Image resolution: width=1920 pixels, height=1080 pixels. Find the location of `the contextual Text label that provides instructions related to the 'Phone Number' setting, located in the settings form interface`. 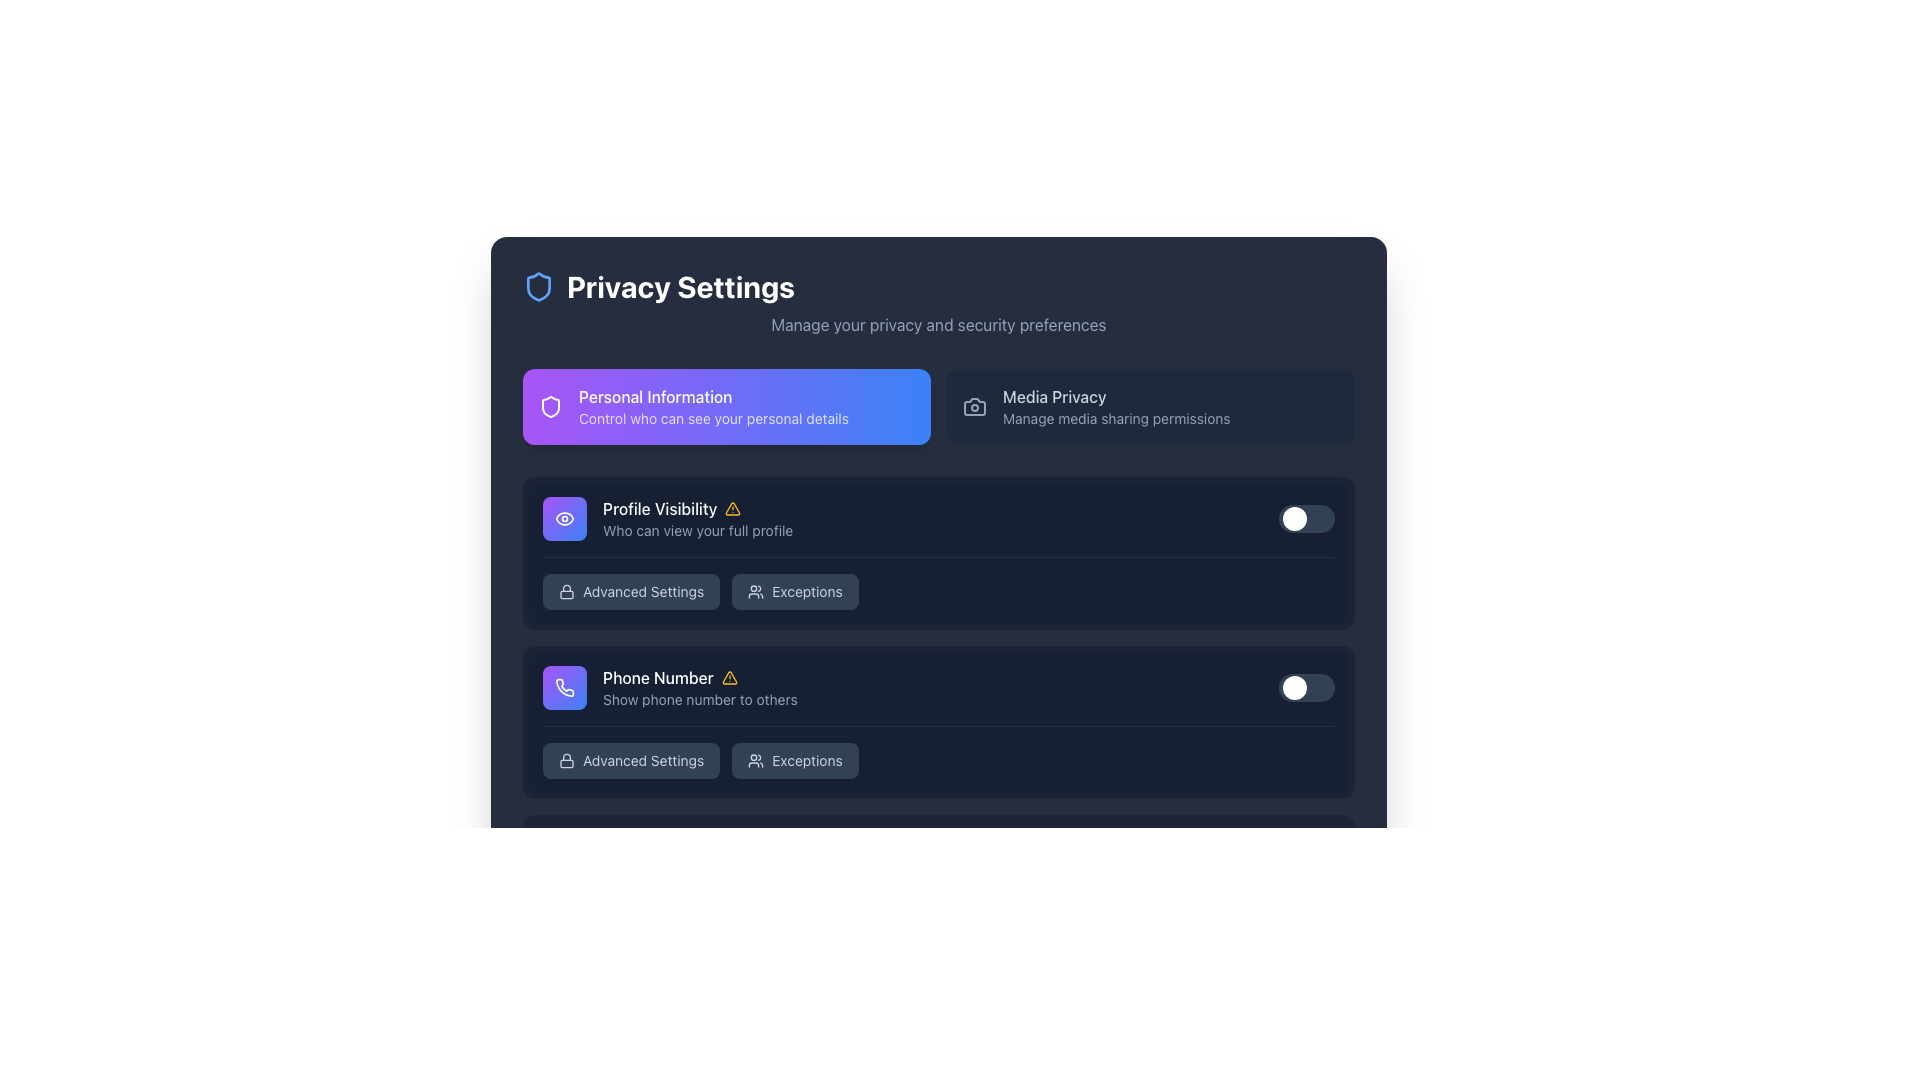

the contextual Text label that provides instructions related to the 'Phone Number' setting, located in the settings form interface is located at coordinates (700, 698).